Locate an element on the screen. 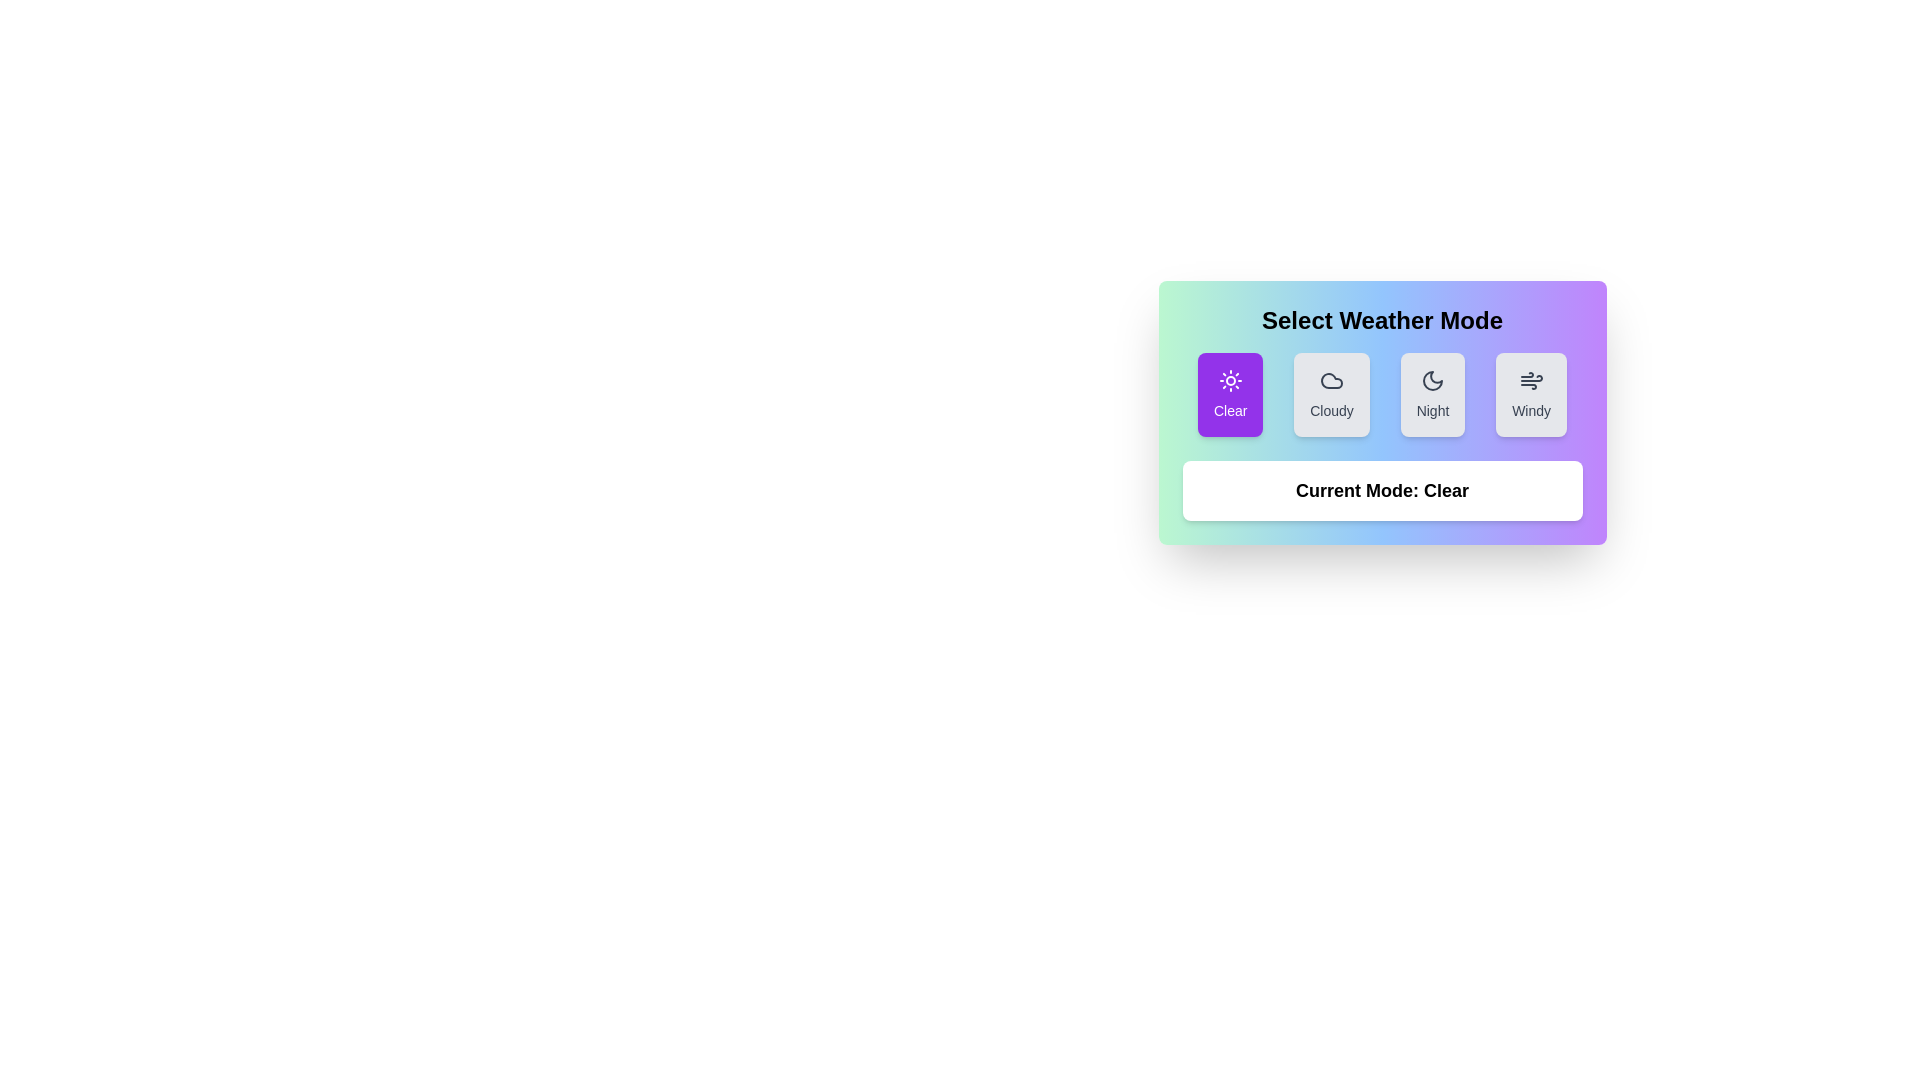  the sun icon with rays, which is styled as a vector graphic within a circular boundary and is located on the top-left section of the purple button labeled 'Clear' is located at coordinates (1229, 381).